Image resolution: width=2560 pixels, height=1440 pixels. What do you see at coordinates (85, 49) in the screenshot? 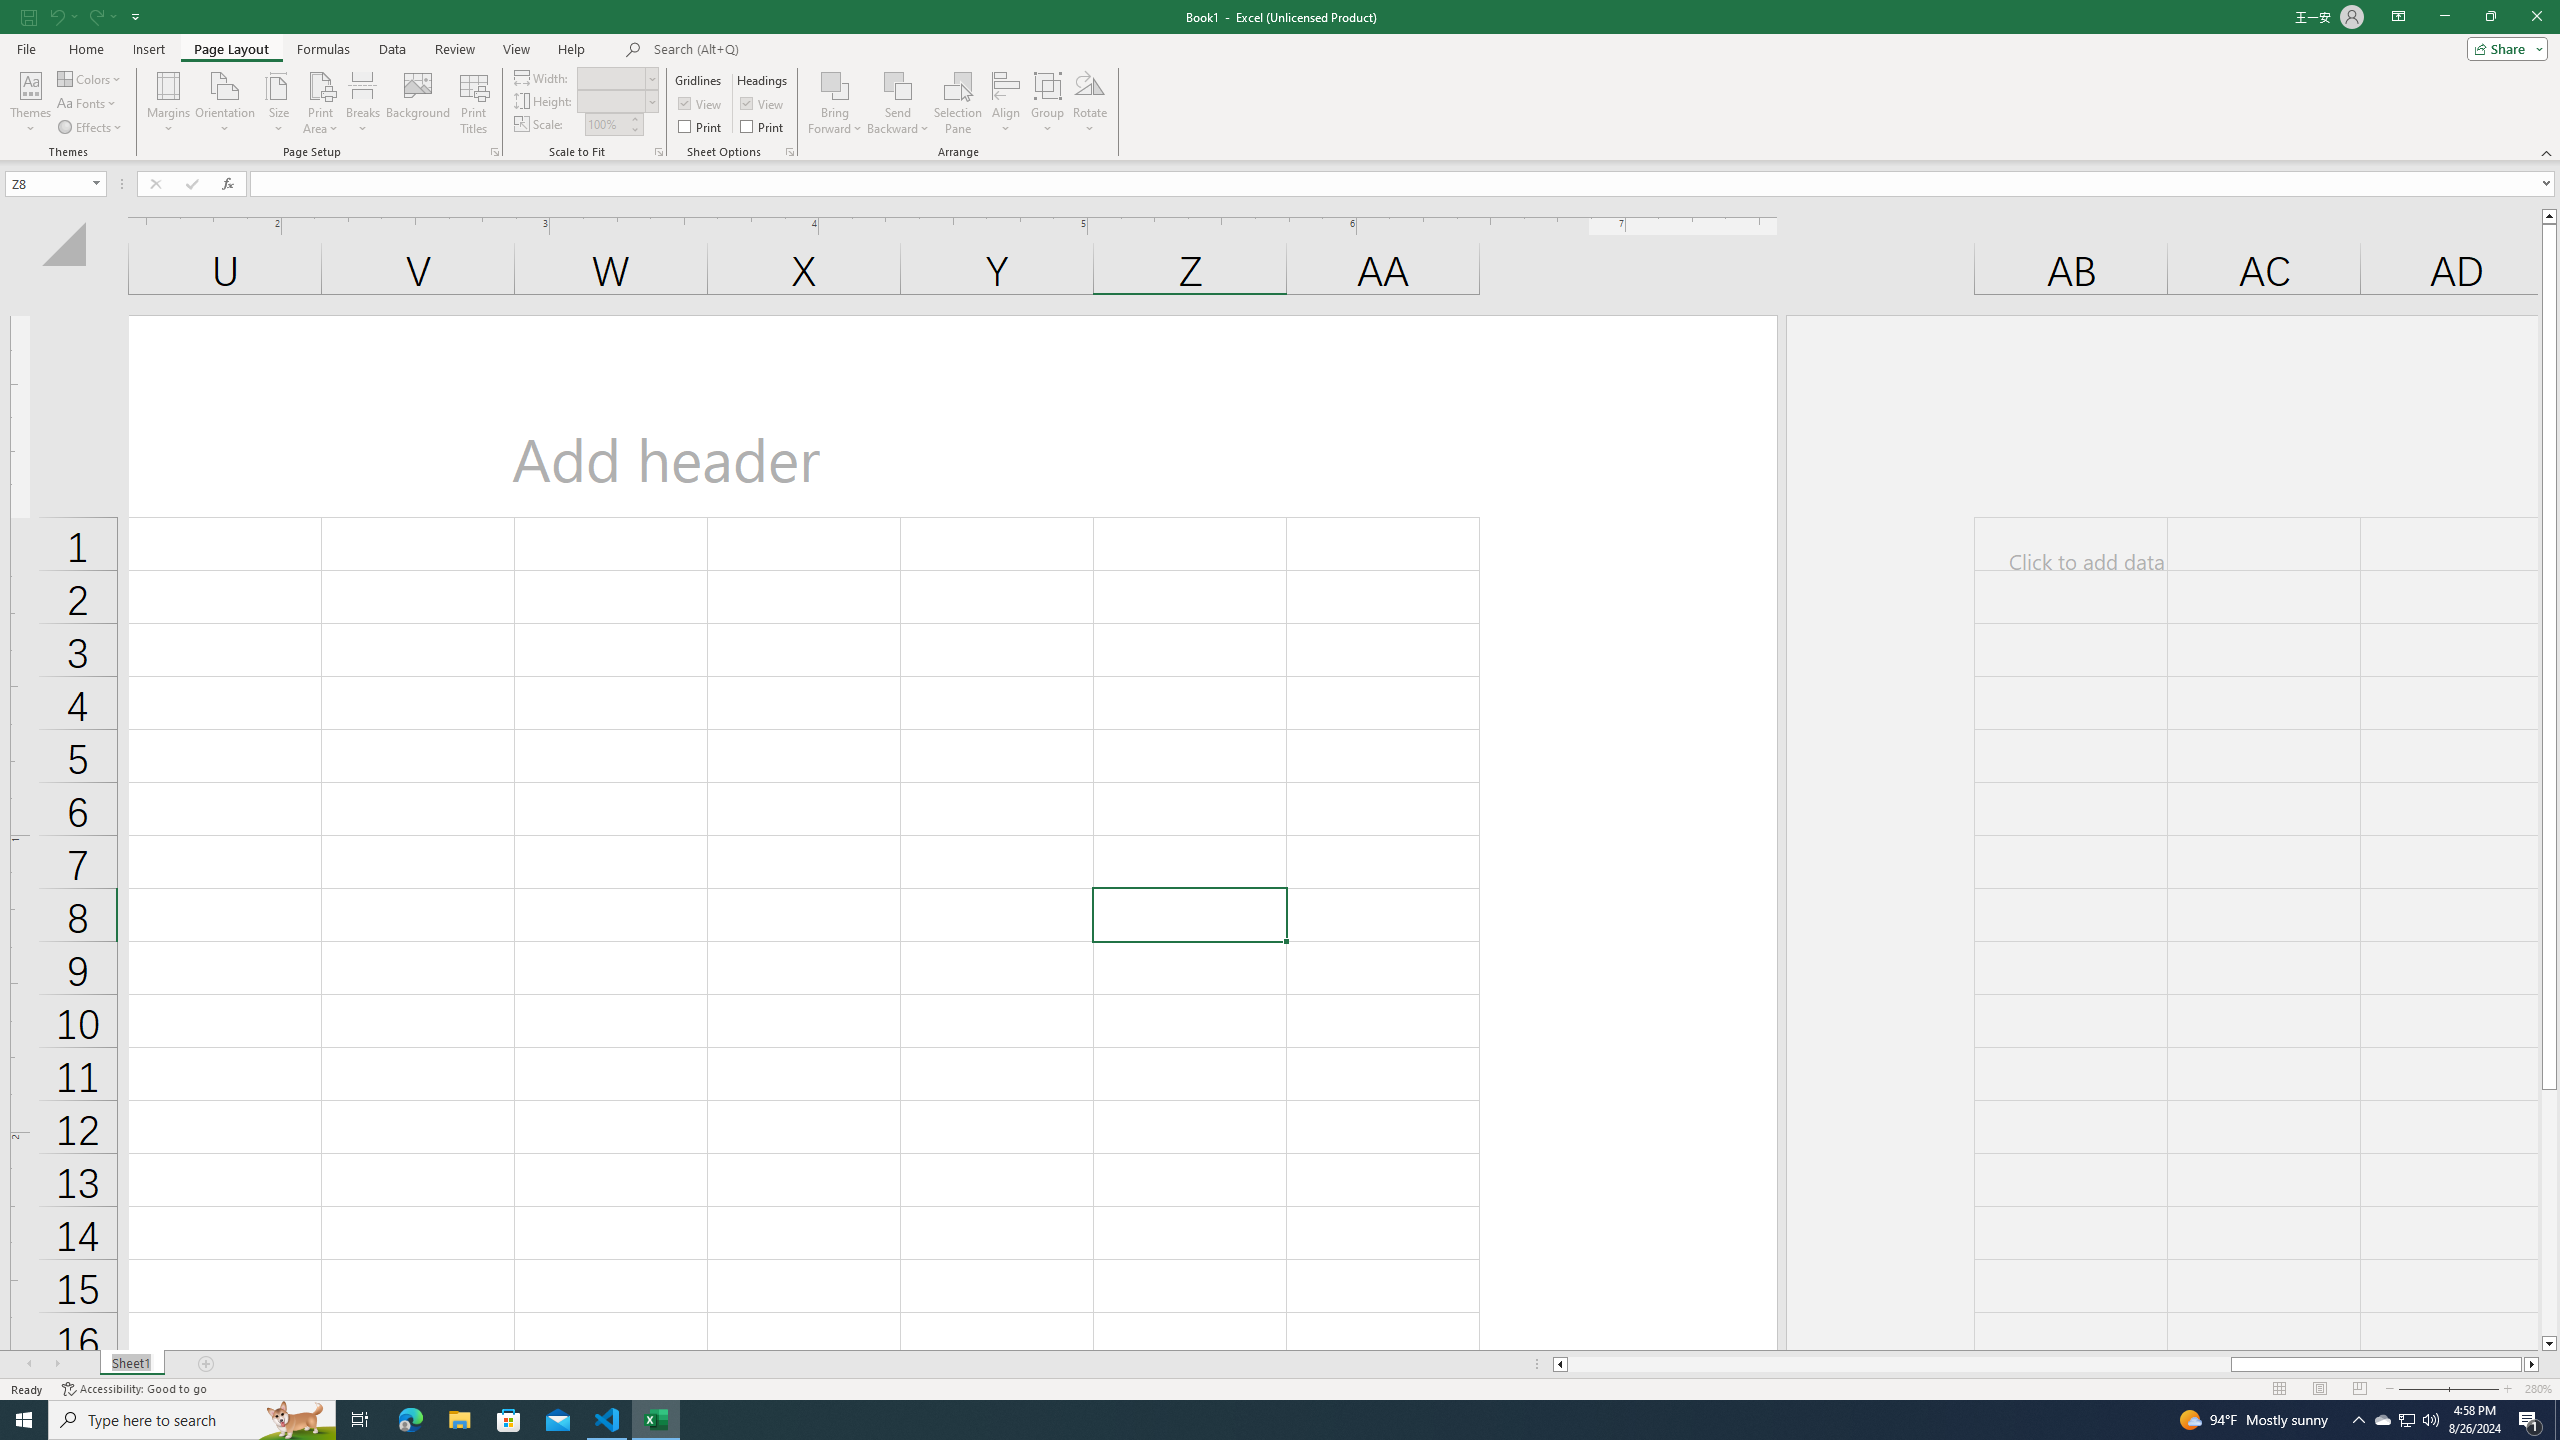
I see `'Home'` at bounding box center [85, 49].